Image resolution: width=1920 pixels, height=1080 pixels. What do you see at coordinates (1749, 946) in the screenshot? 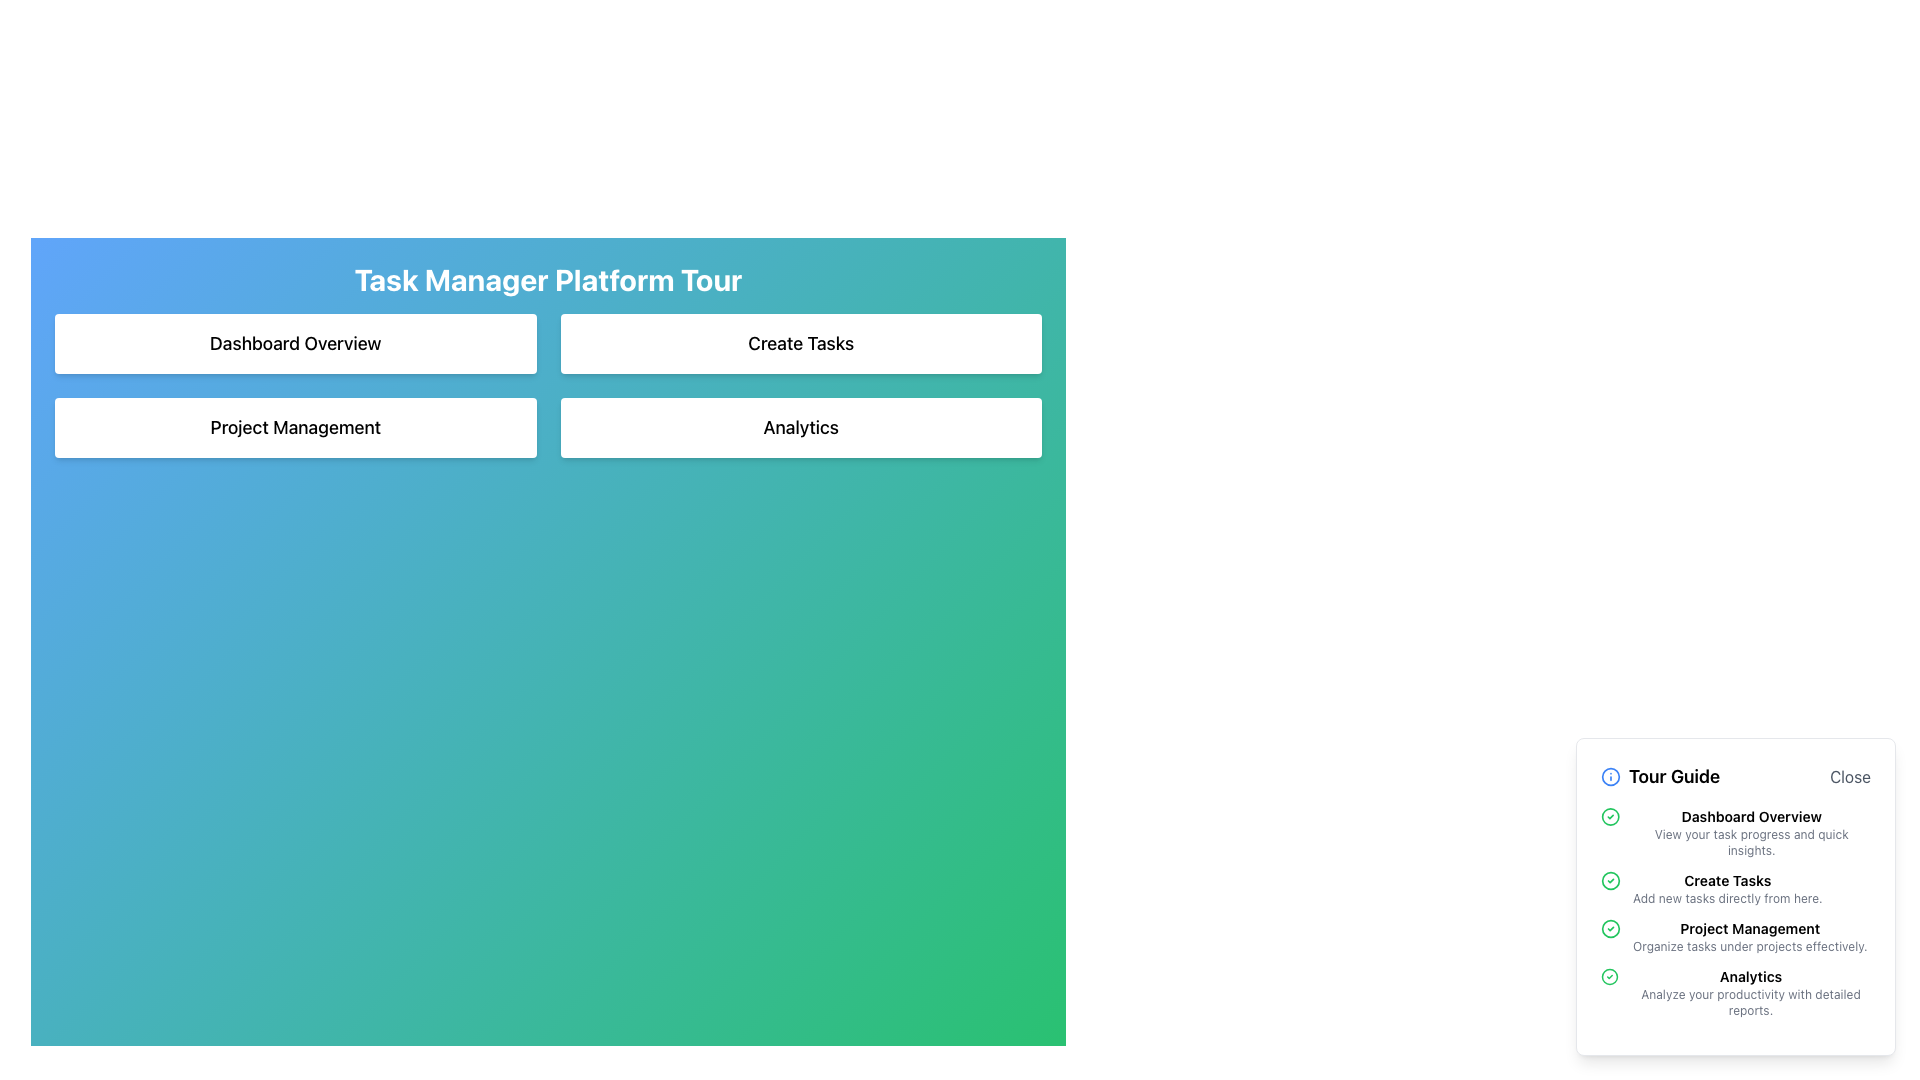
I see `the text snippet reading 'Organize tasks under projects effectively.', which is styled in a small light gray font and positioned below the 'Project Management' heading` at bounding box center [1749, 946].